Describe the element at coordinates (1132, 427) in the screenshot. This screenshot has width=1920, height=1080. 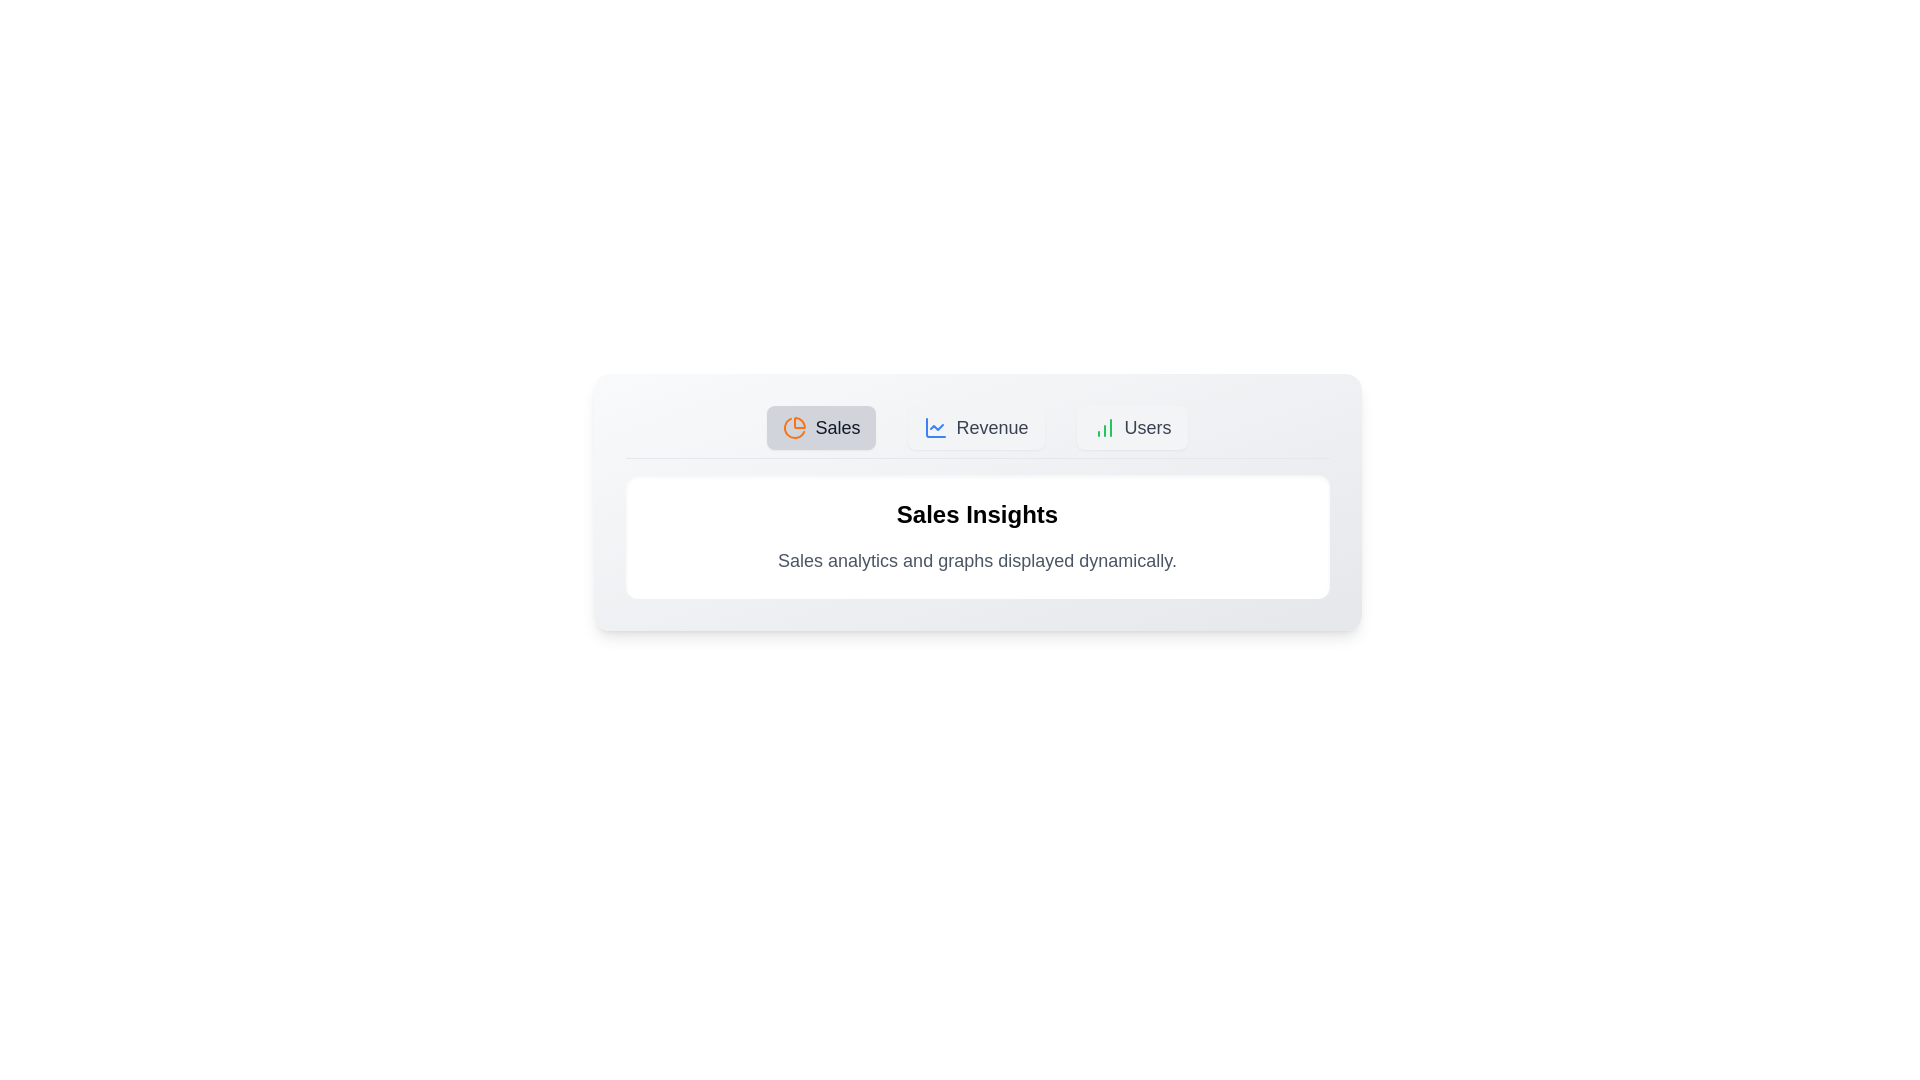
I see `the tab labeled Users` at that location.